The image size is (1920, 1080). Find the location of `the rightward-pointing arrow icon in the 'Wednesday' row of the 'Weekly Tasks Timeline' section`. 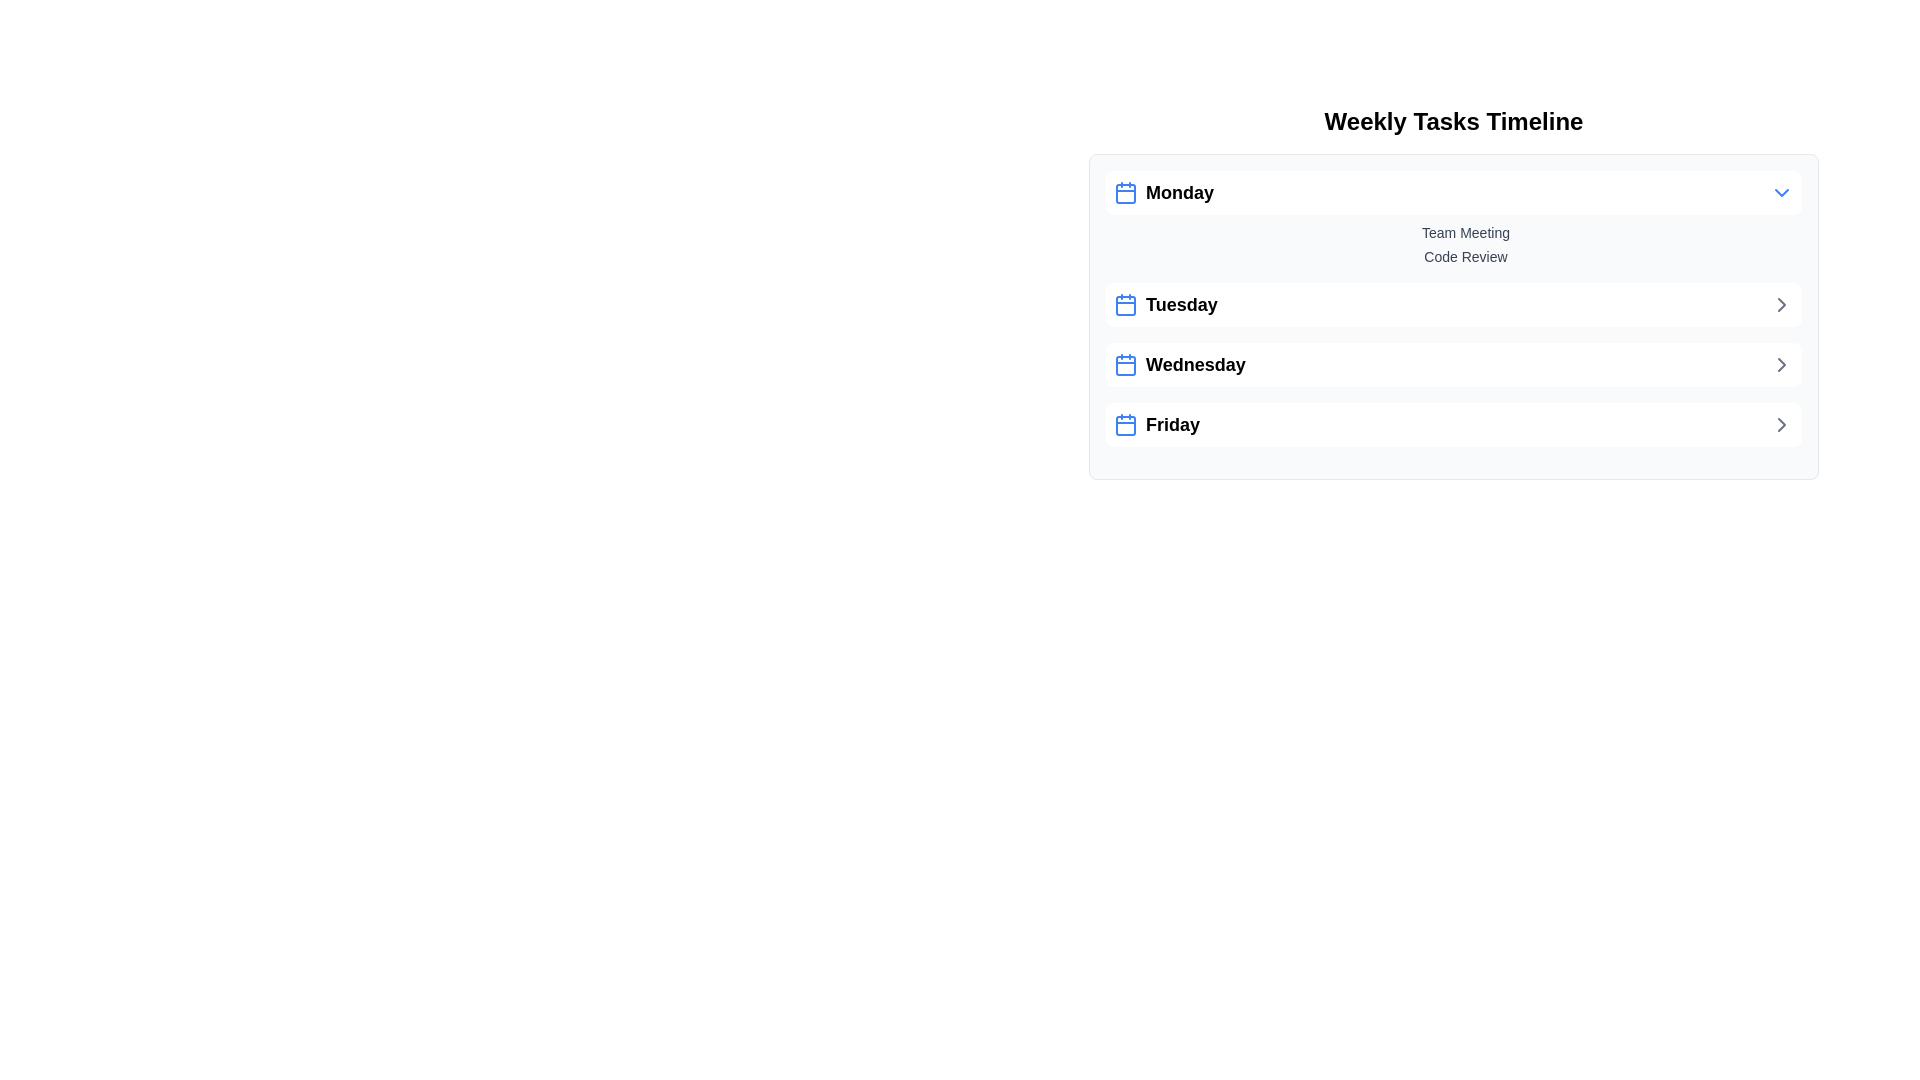

the rightward-pointing arrow icon in the 'Wednesday' row of the 'Weekly Tasks Timeline' section is located at coordinates (1781, 365).